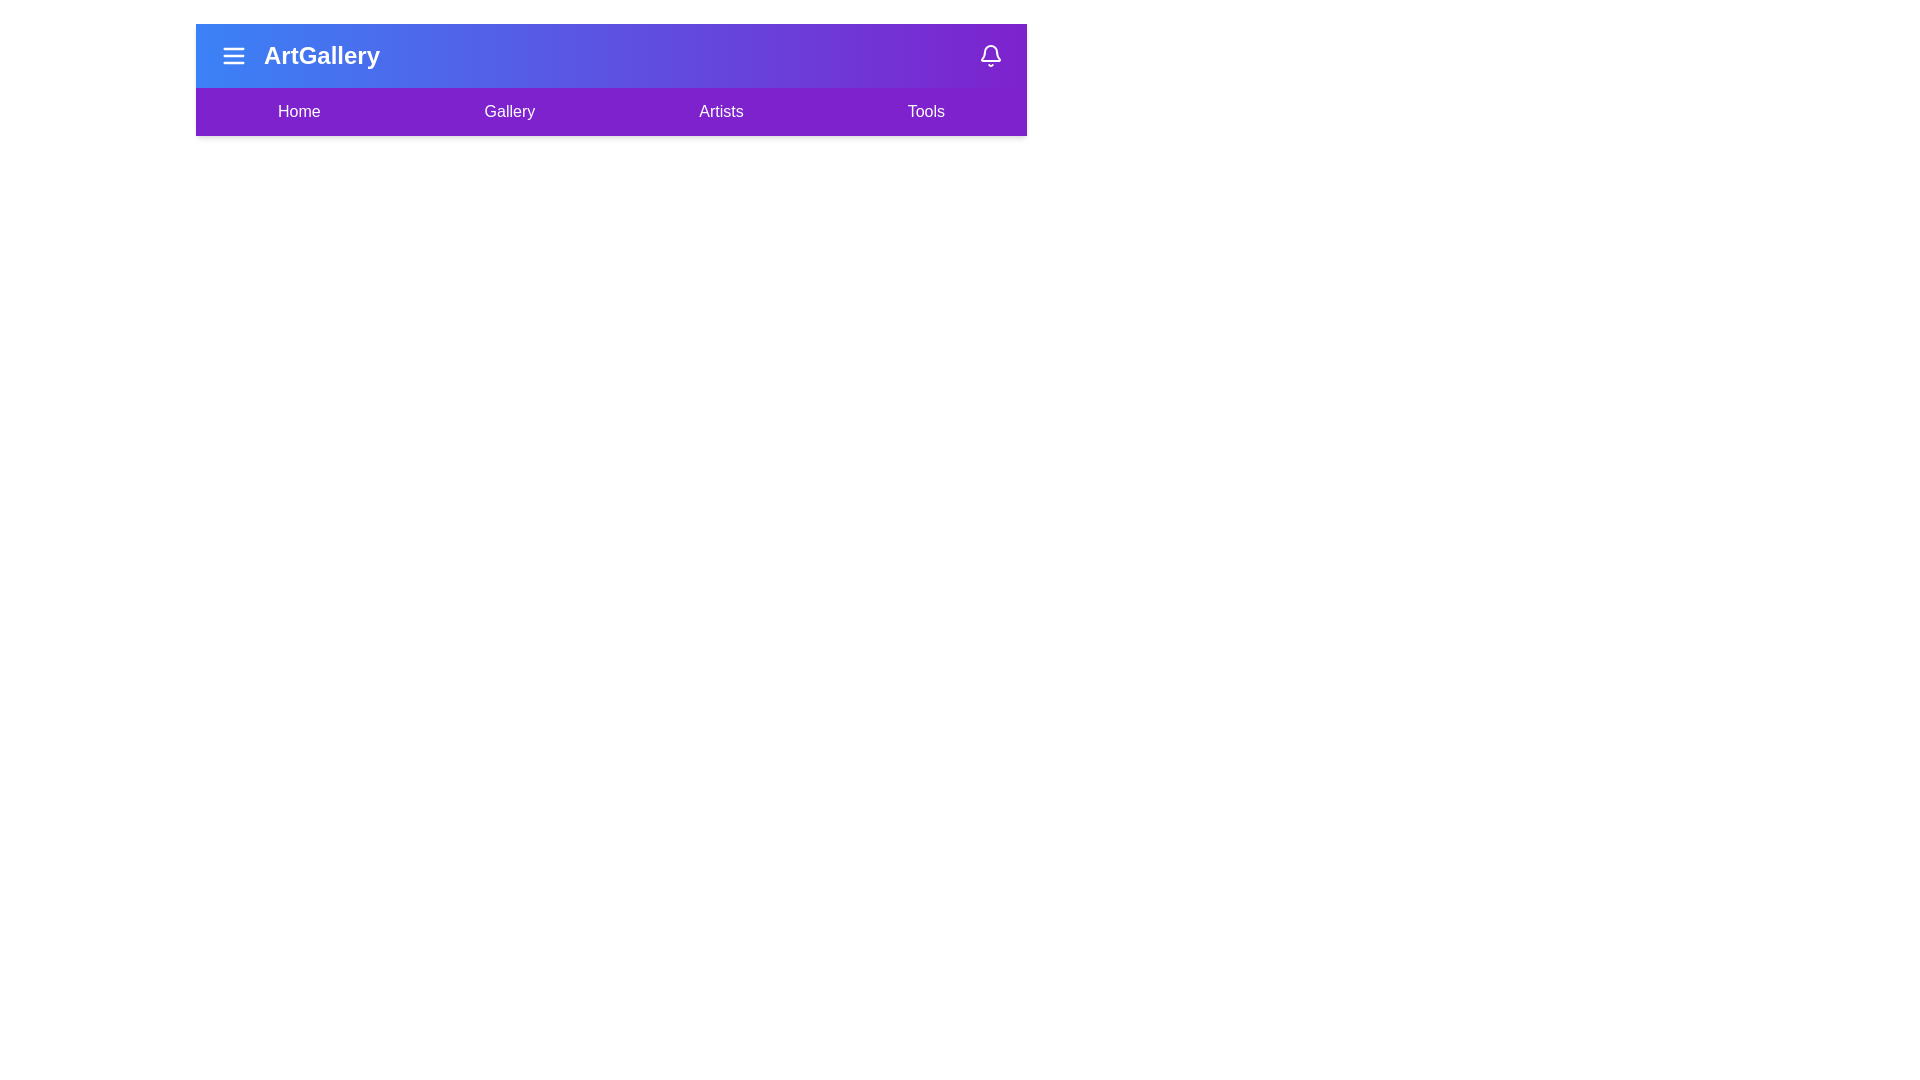 The height and width of the screenshot is (1080, 1920). What do you see at coordinates (509, 111) in the screenshot?
I see `the menu item Gallery to observe its hover effect` at bounding box center [509, 111].